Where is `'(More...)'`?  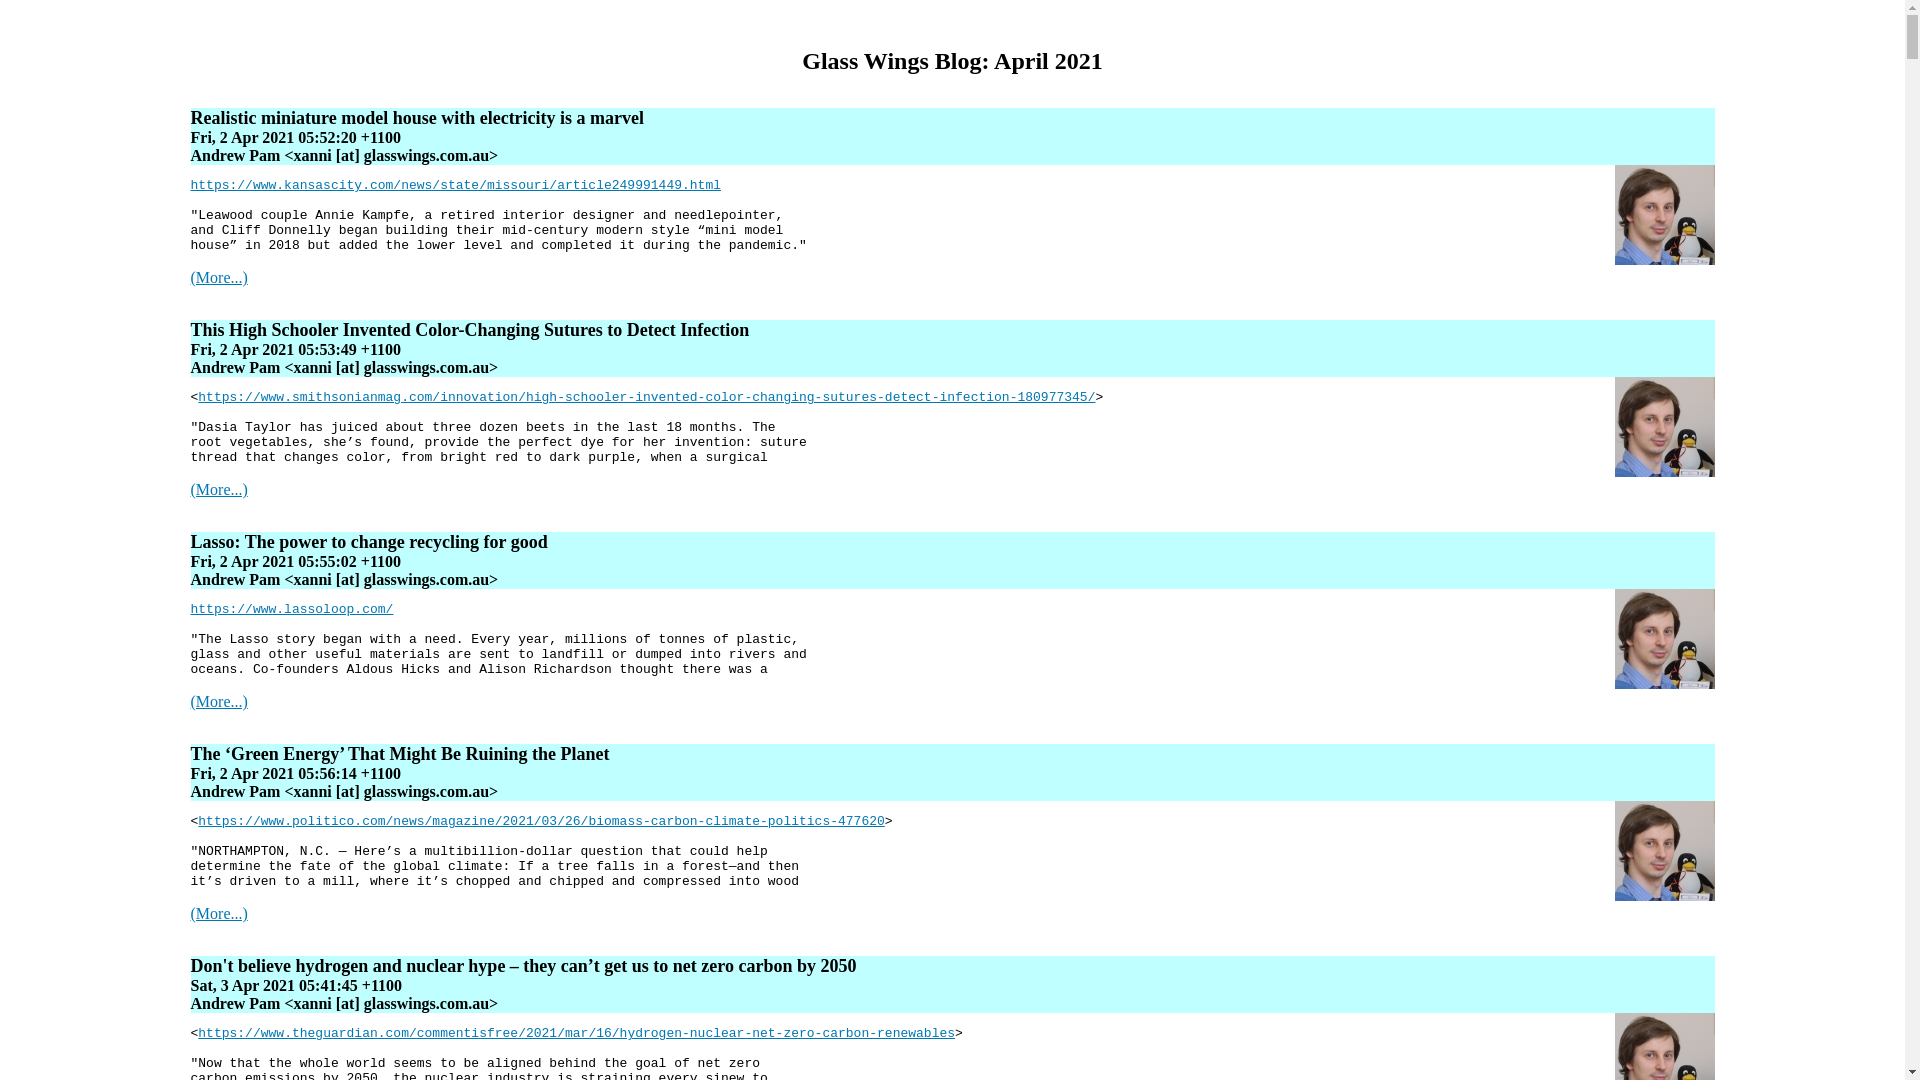 '(More...)' is located at coordinates (218, 913).